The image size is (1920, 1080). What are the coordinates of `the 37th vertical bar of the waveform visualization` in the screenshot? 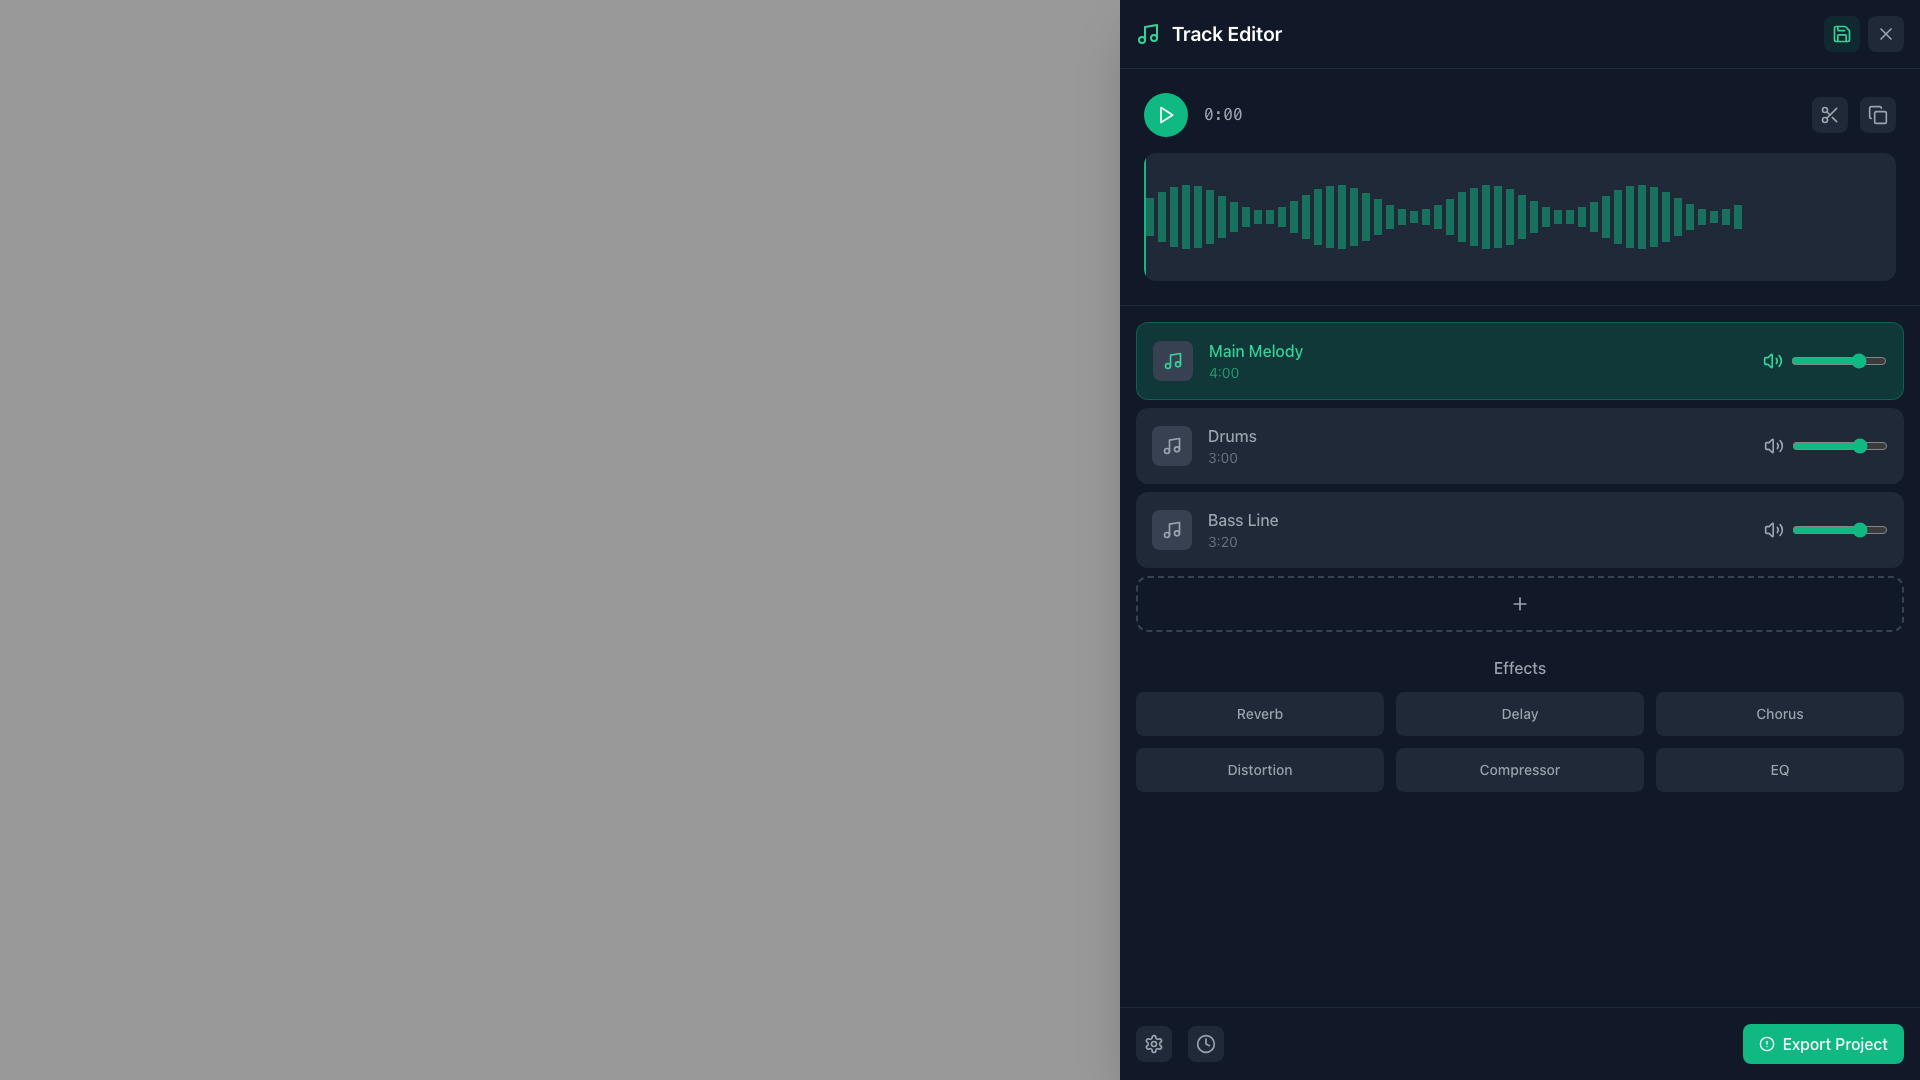 It's located at (1533, 216).